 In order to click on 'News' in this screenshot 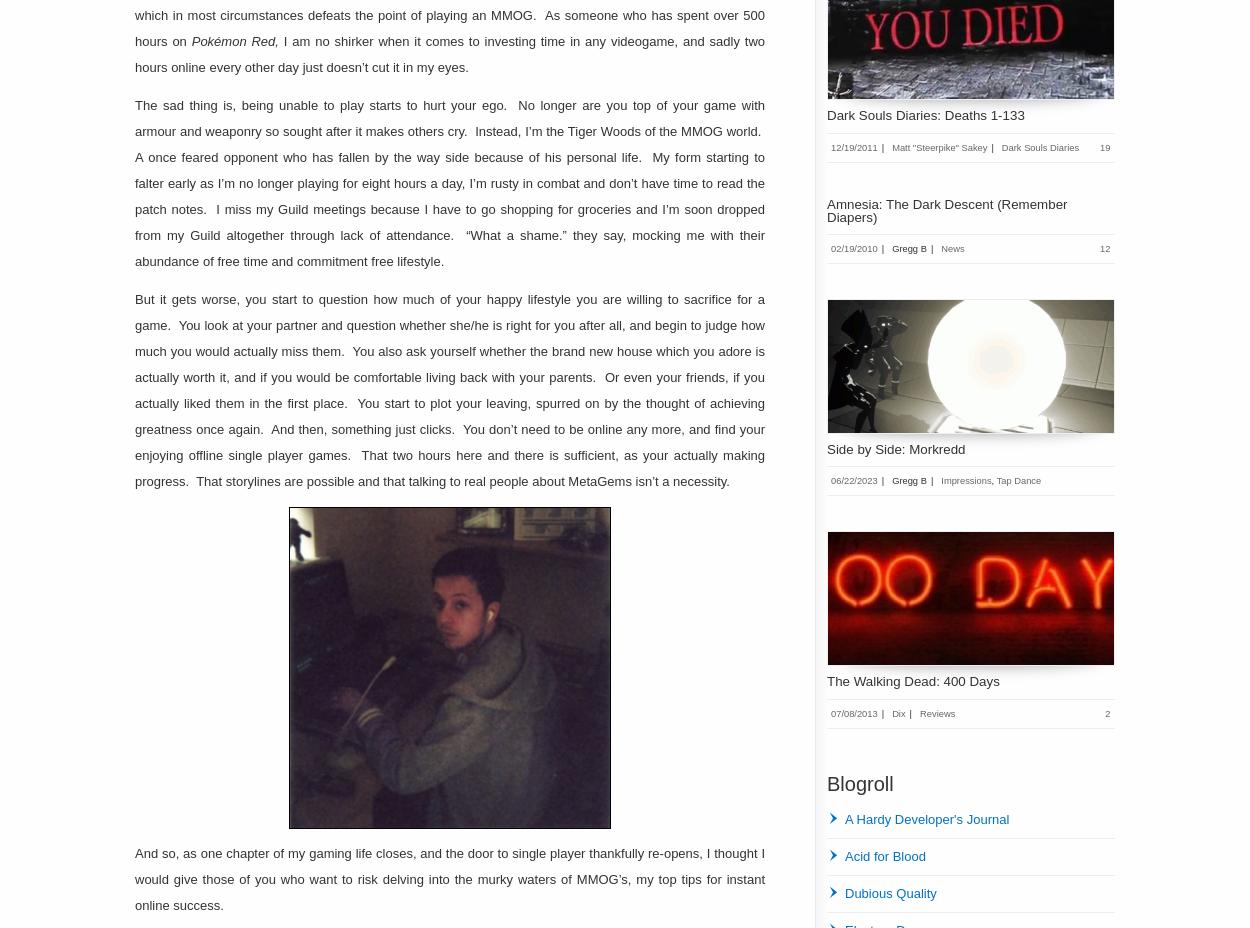, I will do `click(951, 247)`.